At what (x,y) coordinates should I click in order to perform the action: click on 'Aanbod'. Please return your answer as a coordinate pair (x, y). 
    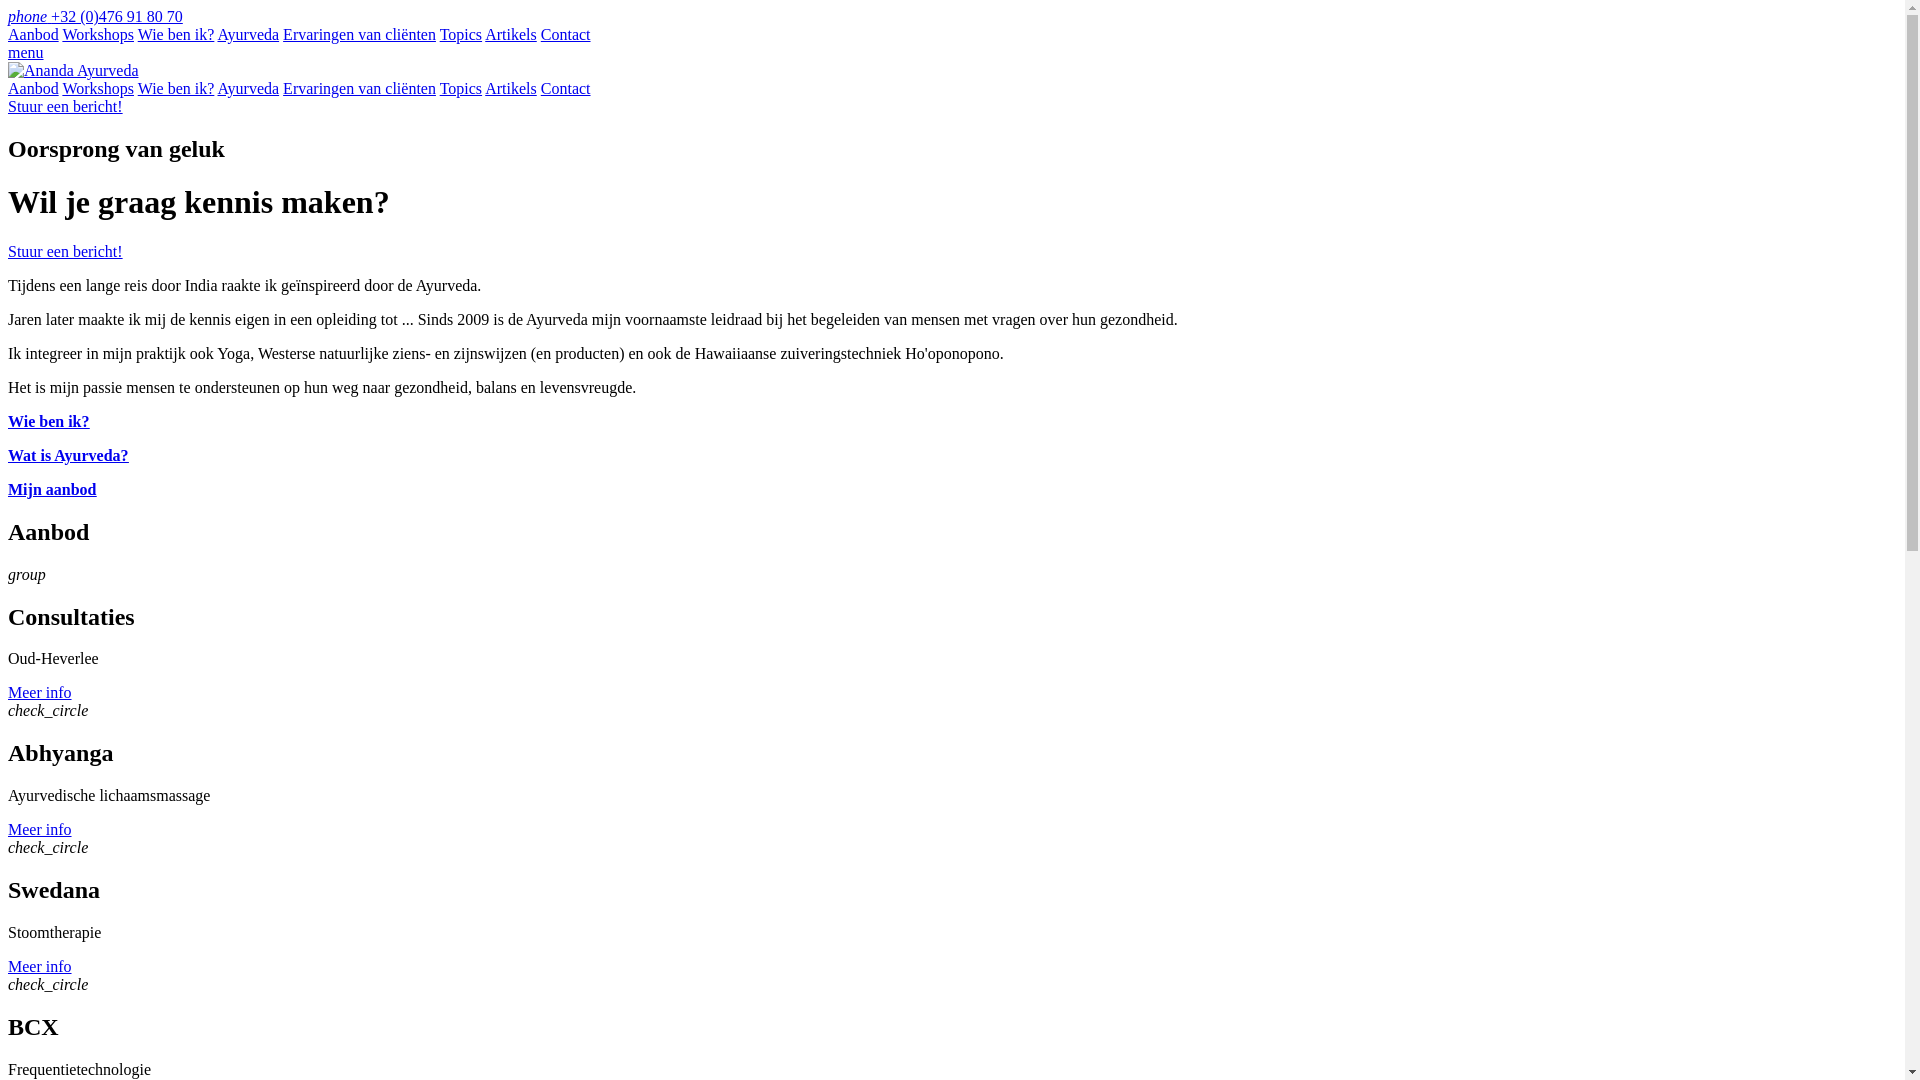
    Looking at the image, I should click on (33, 34).